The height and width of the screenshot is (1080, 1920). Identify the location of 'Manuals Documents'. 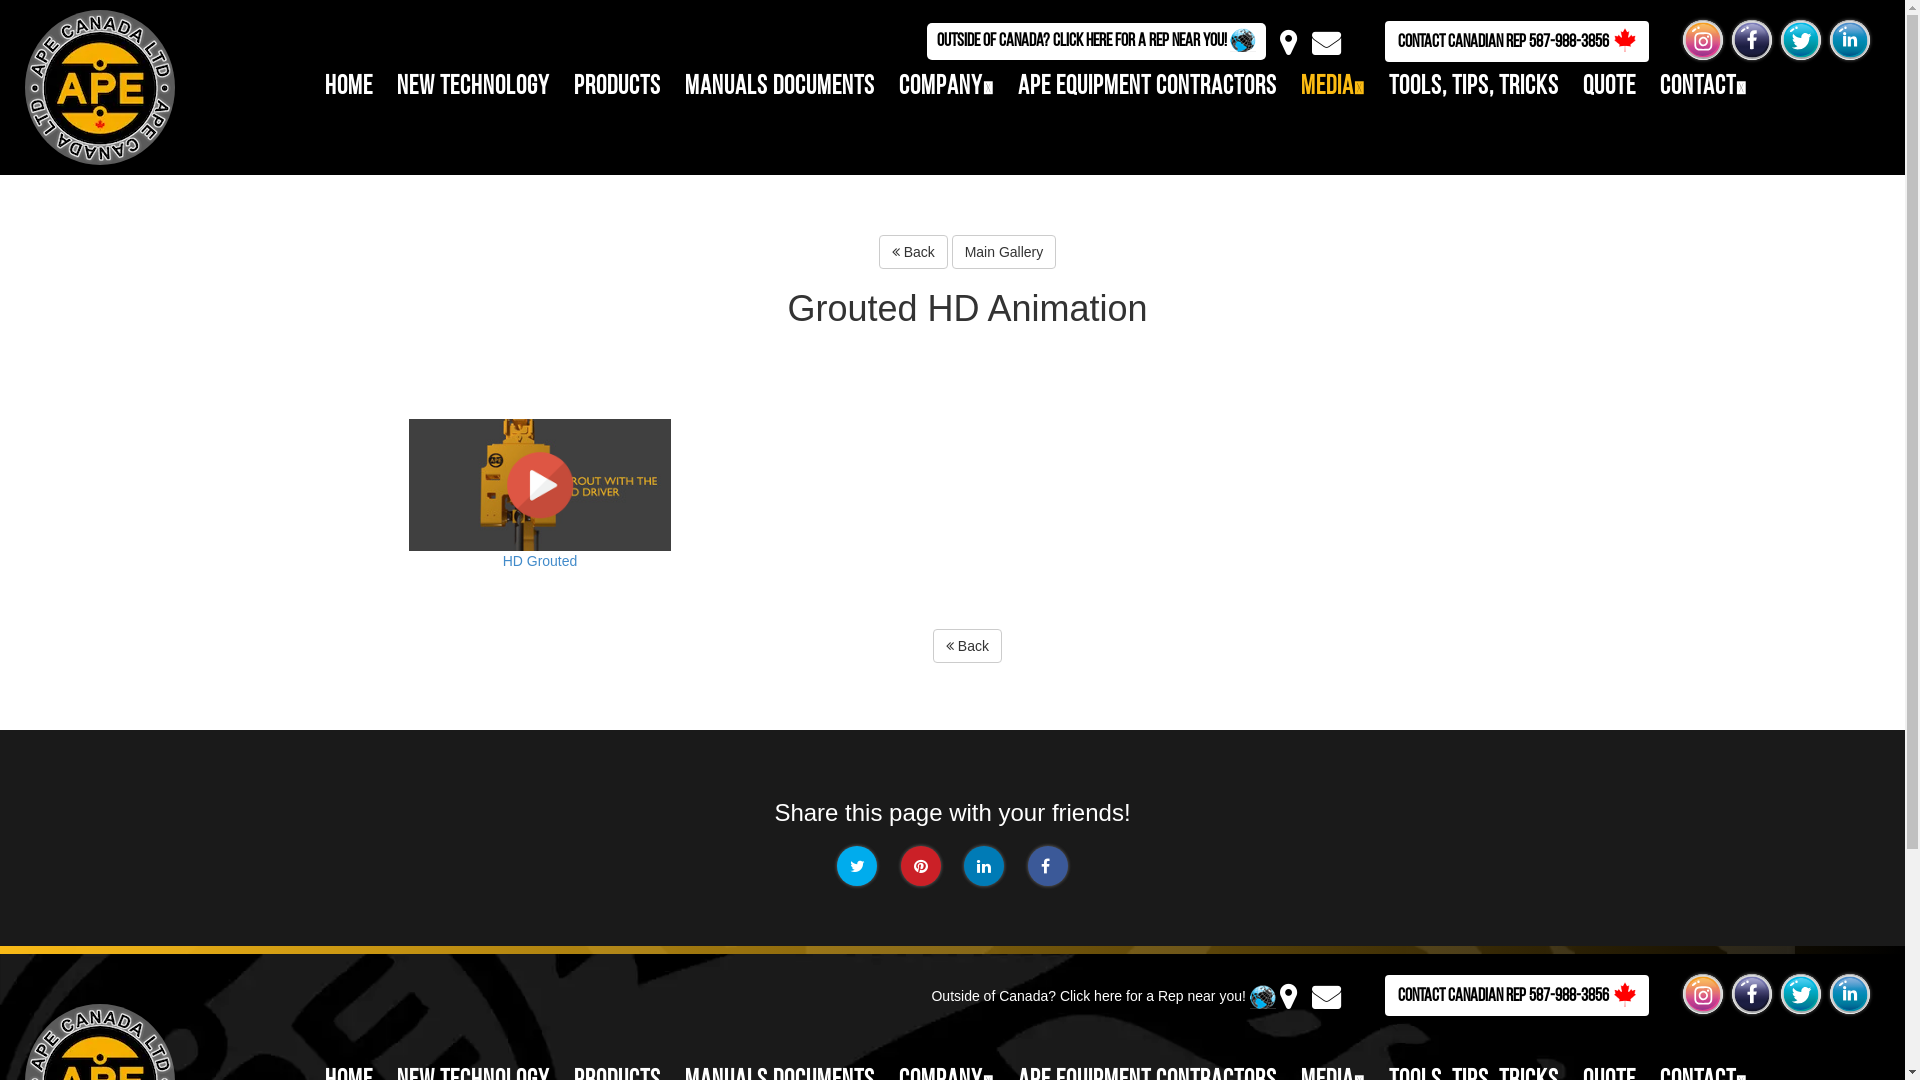
(778, 86).